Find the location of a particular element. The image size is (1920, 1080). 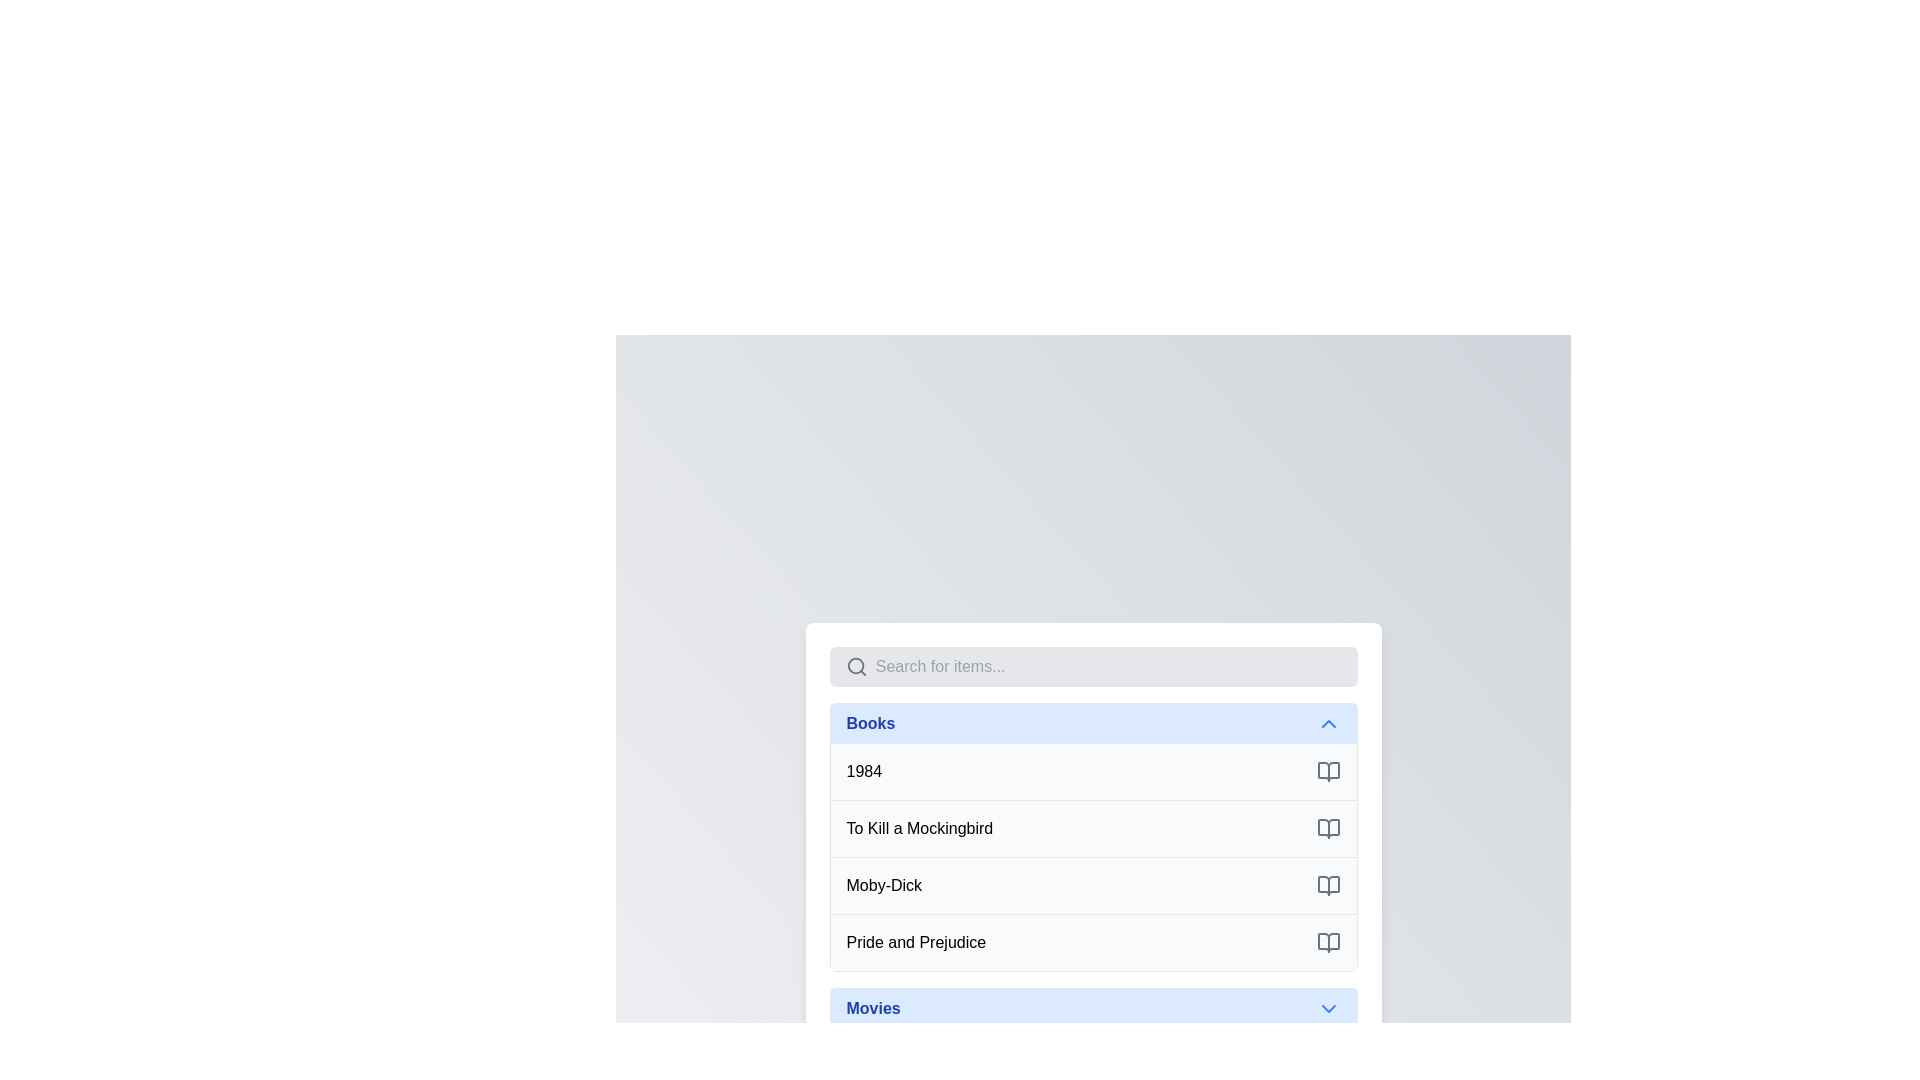

the open book icon located in the 'Books' section, positioned in the same row as the title 'Moby-Dick' is located at coordinates (1328, 884).